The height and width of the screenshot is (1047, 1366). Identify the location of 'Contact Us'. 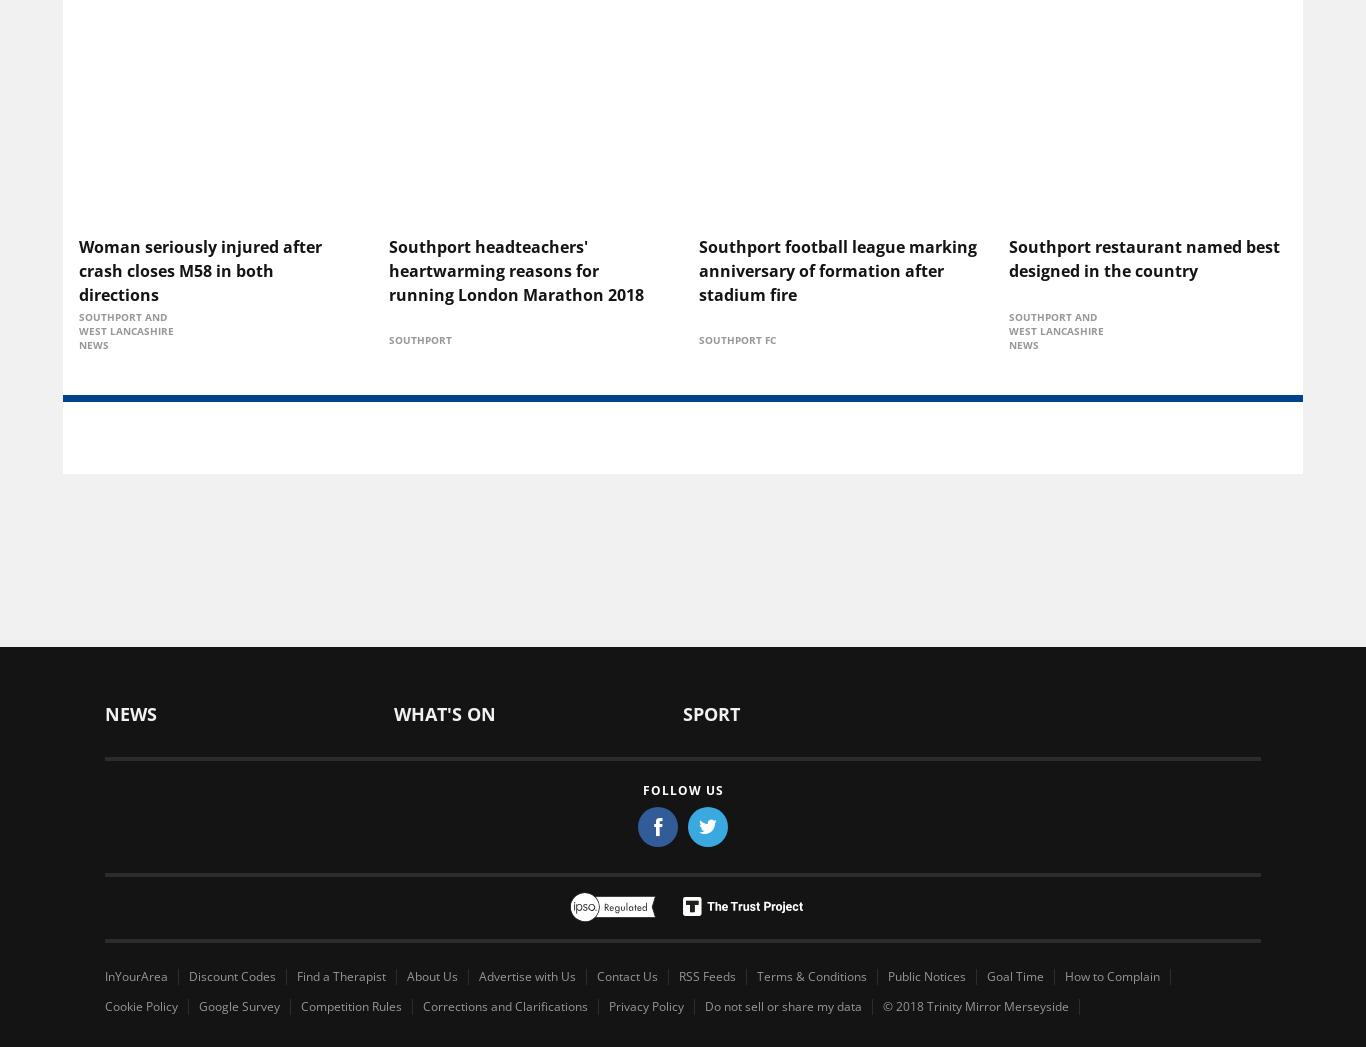
(595, 974).